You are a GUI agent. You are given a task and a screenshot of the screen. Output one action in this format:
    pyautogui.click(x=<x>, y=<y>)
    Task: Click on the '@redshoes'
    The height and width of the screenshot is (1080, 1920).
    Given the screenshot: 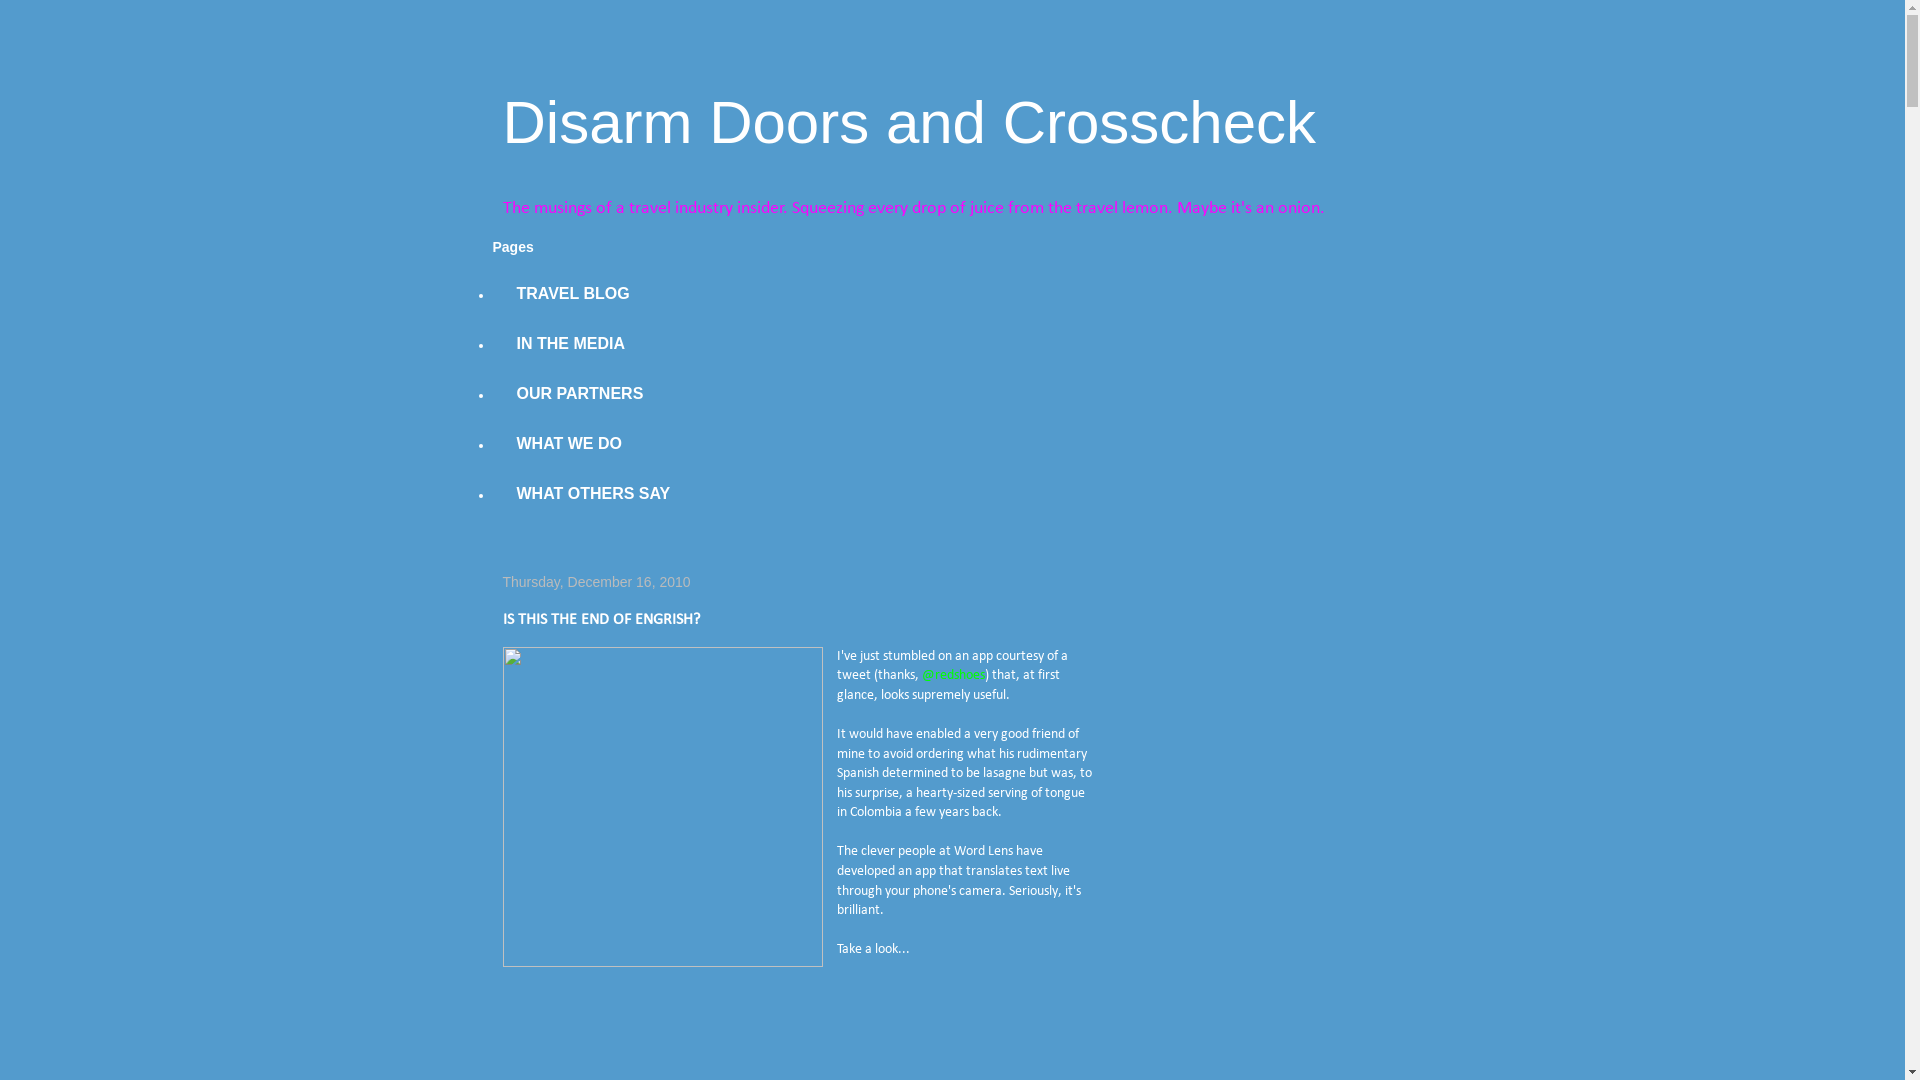 What is the action you would take?
    pyautogui.click(x=952, y=675)
    